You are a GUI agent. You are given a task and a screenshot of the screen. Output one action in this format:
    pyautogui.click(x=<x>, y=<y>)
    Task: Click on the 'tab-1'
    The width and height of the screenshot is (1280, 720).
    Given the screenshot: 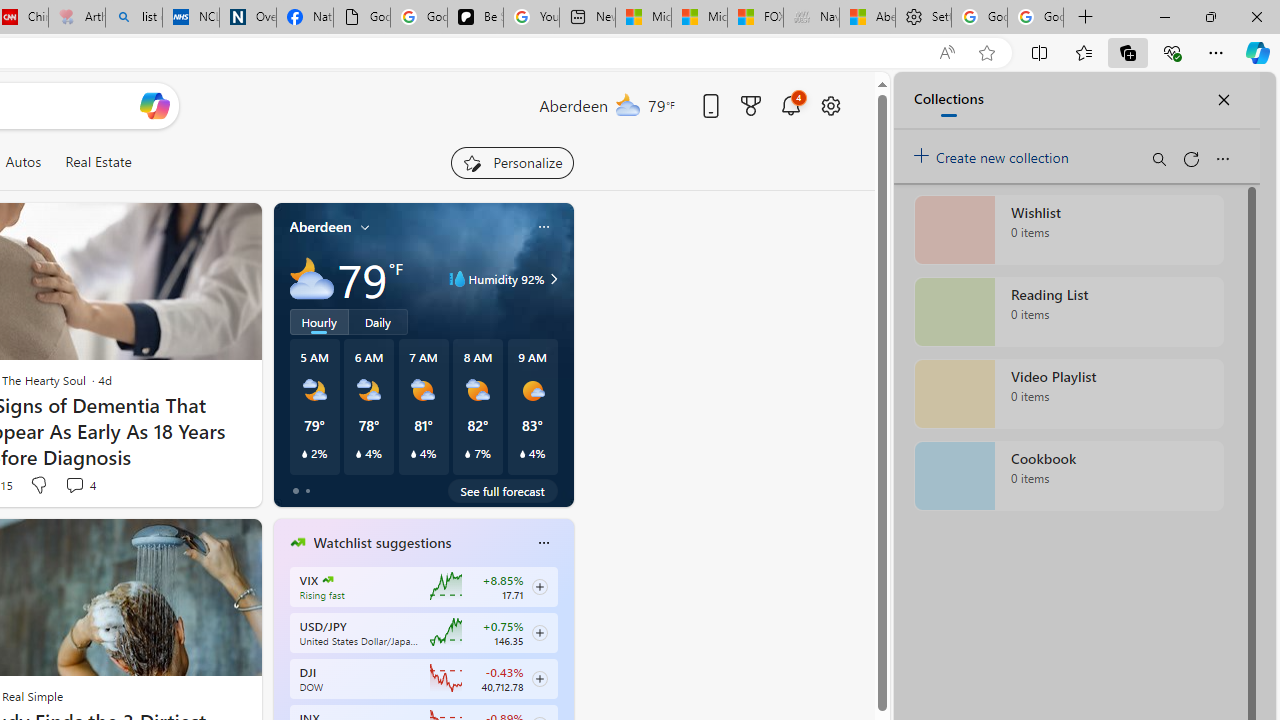 What is the action you would take?
    pyautogui.click(x=306, y=491)
    